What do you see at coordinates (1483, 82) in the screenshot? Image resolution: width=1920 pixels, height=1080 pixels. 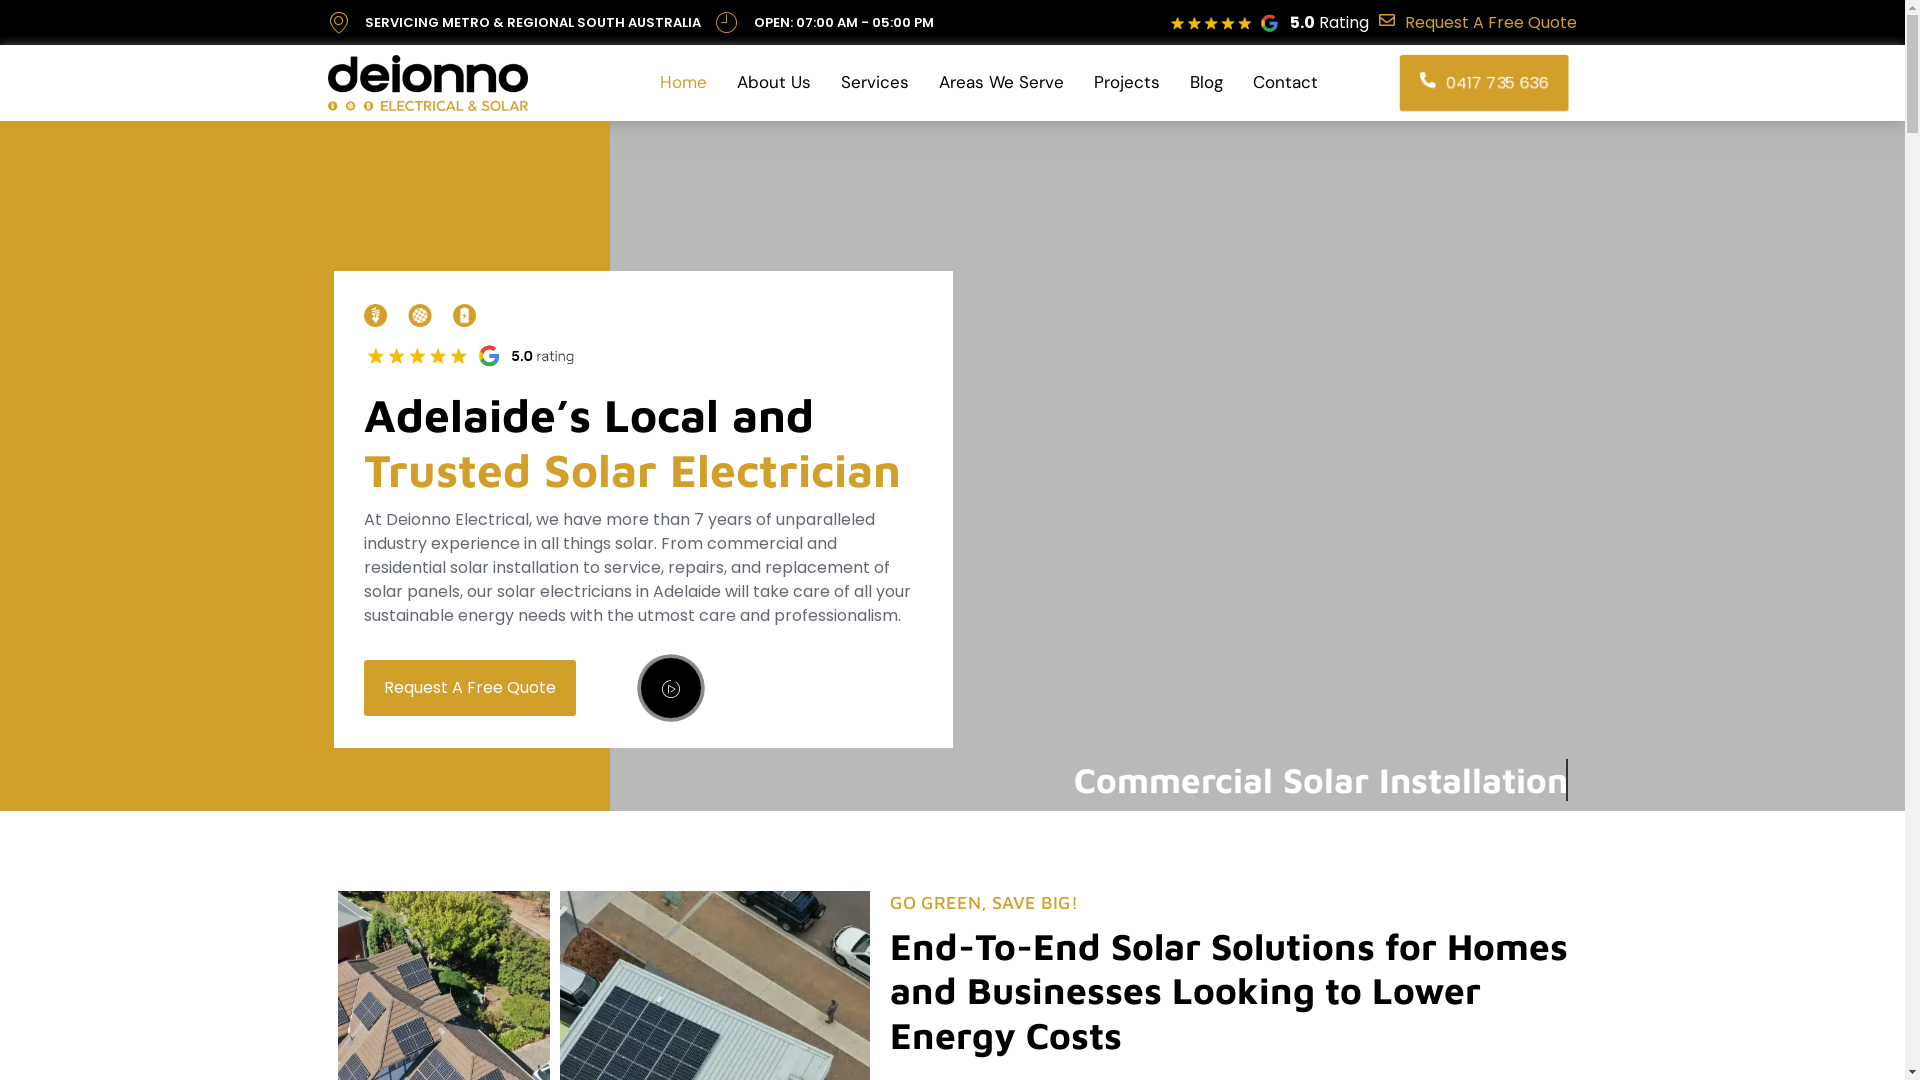 I see `'0417 735 636'` at bounding box center [1483, 82].